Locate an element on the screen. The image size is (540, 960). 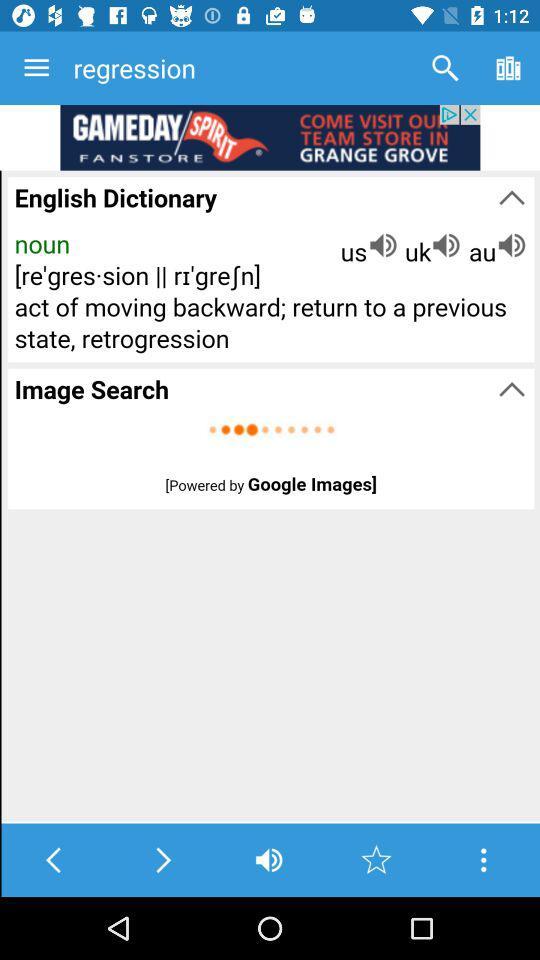
bookmark this selection is located at coordinates (376, 859).